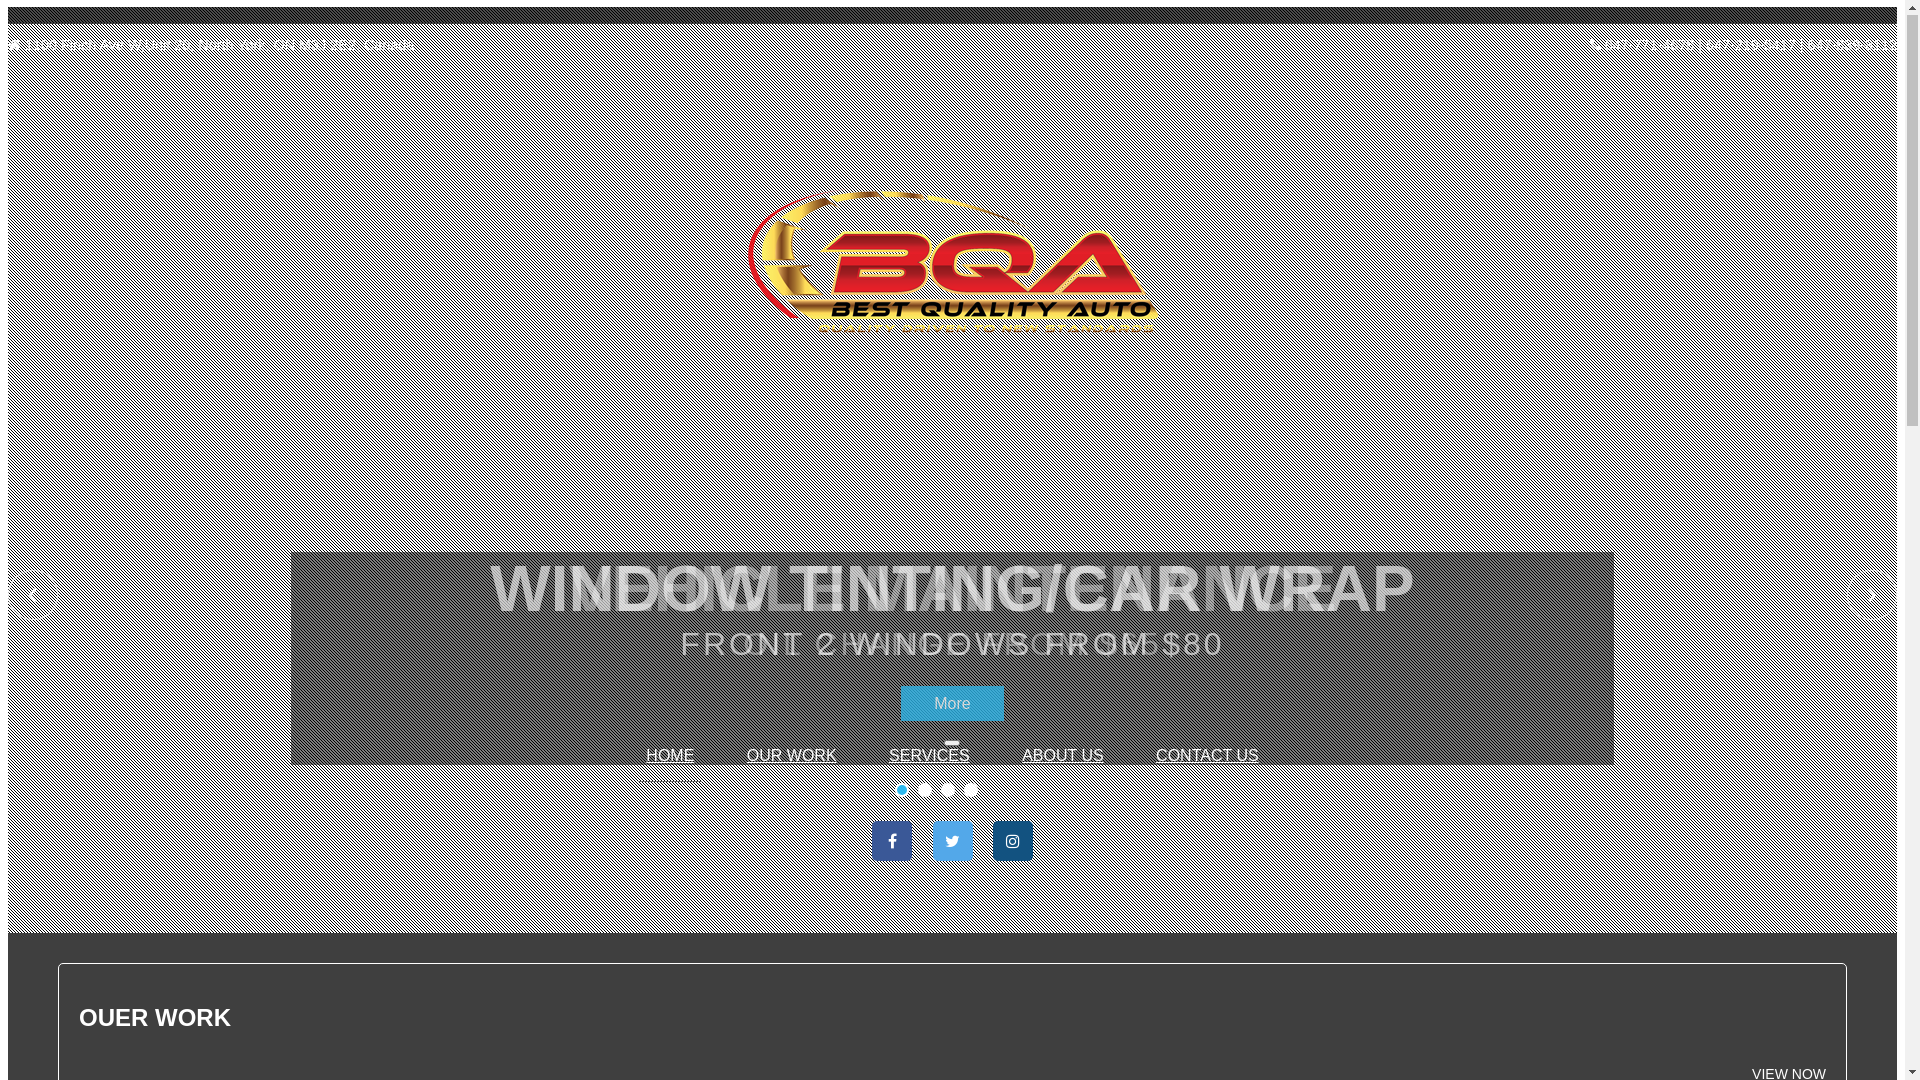 This screenshot has width=1920, height=1080. Describe the element at coordinates (1061, 756) in the screenshot. I see `'ABOUT US'` at that location.